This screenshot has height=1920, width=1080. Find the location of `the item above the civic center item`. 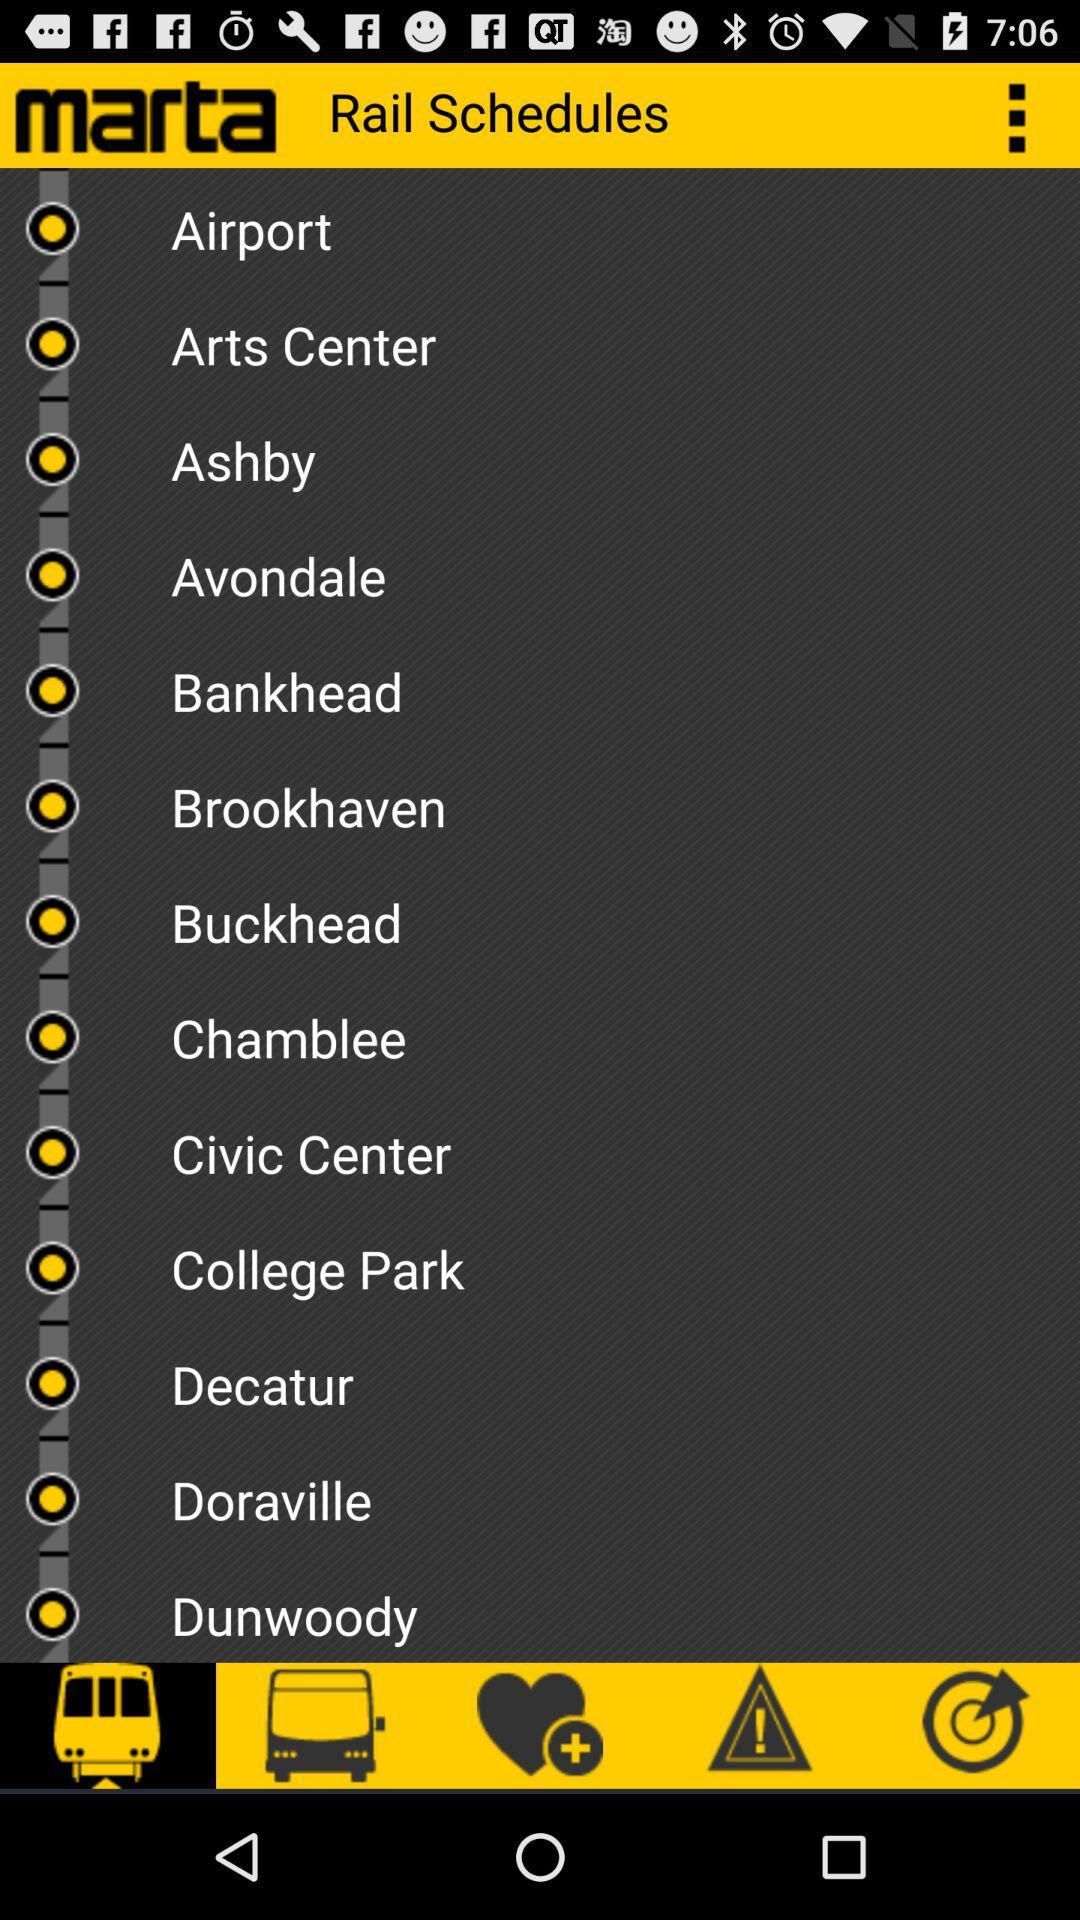

the item above the civic center item is located at coordinates (624, 1031).